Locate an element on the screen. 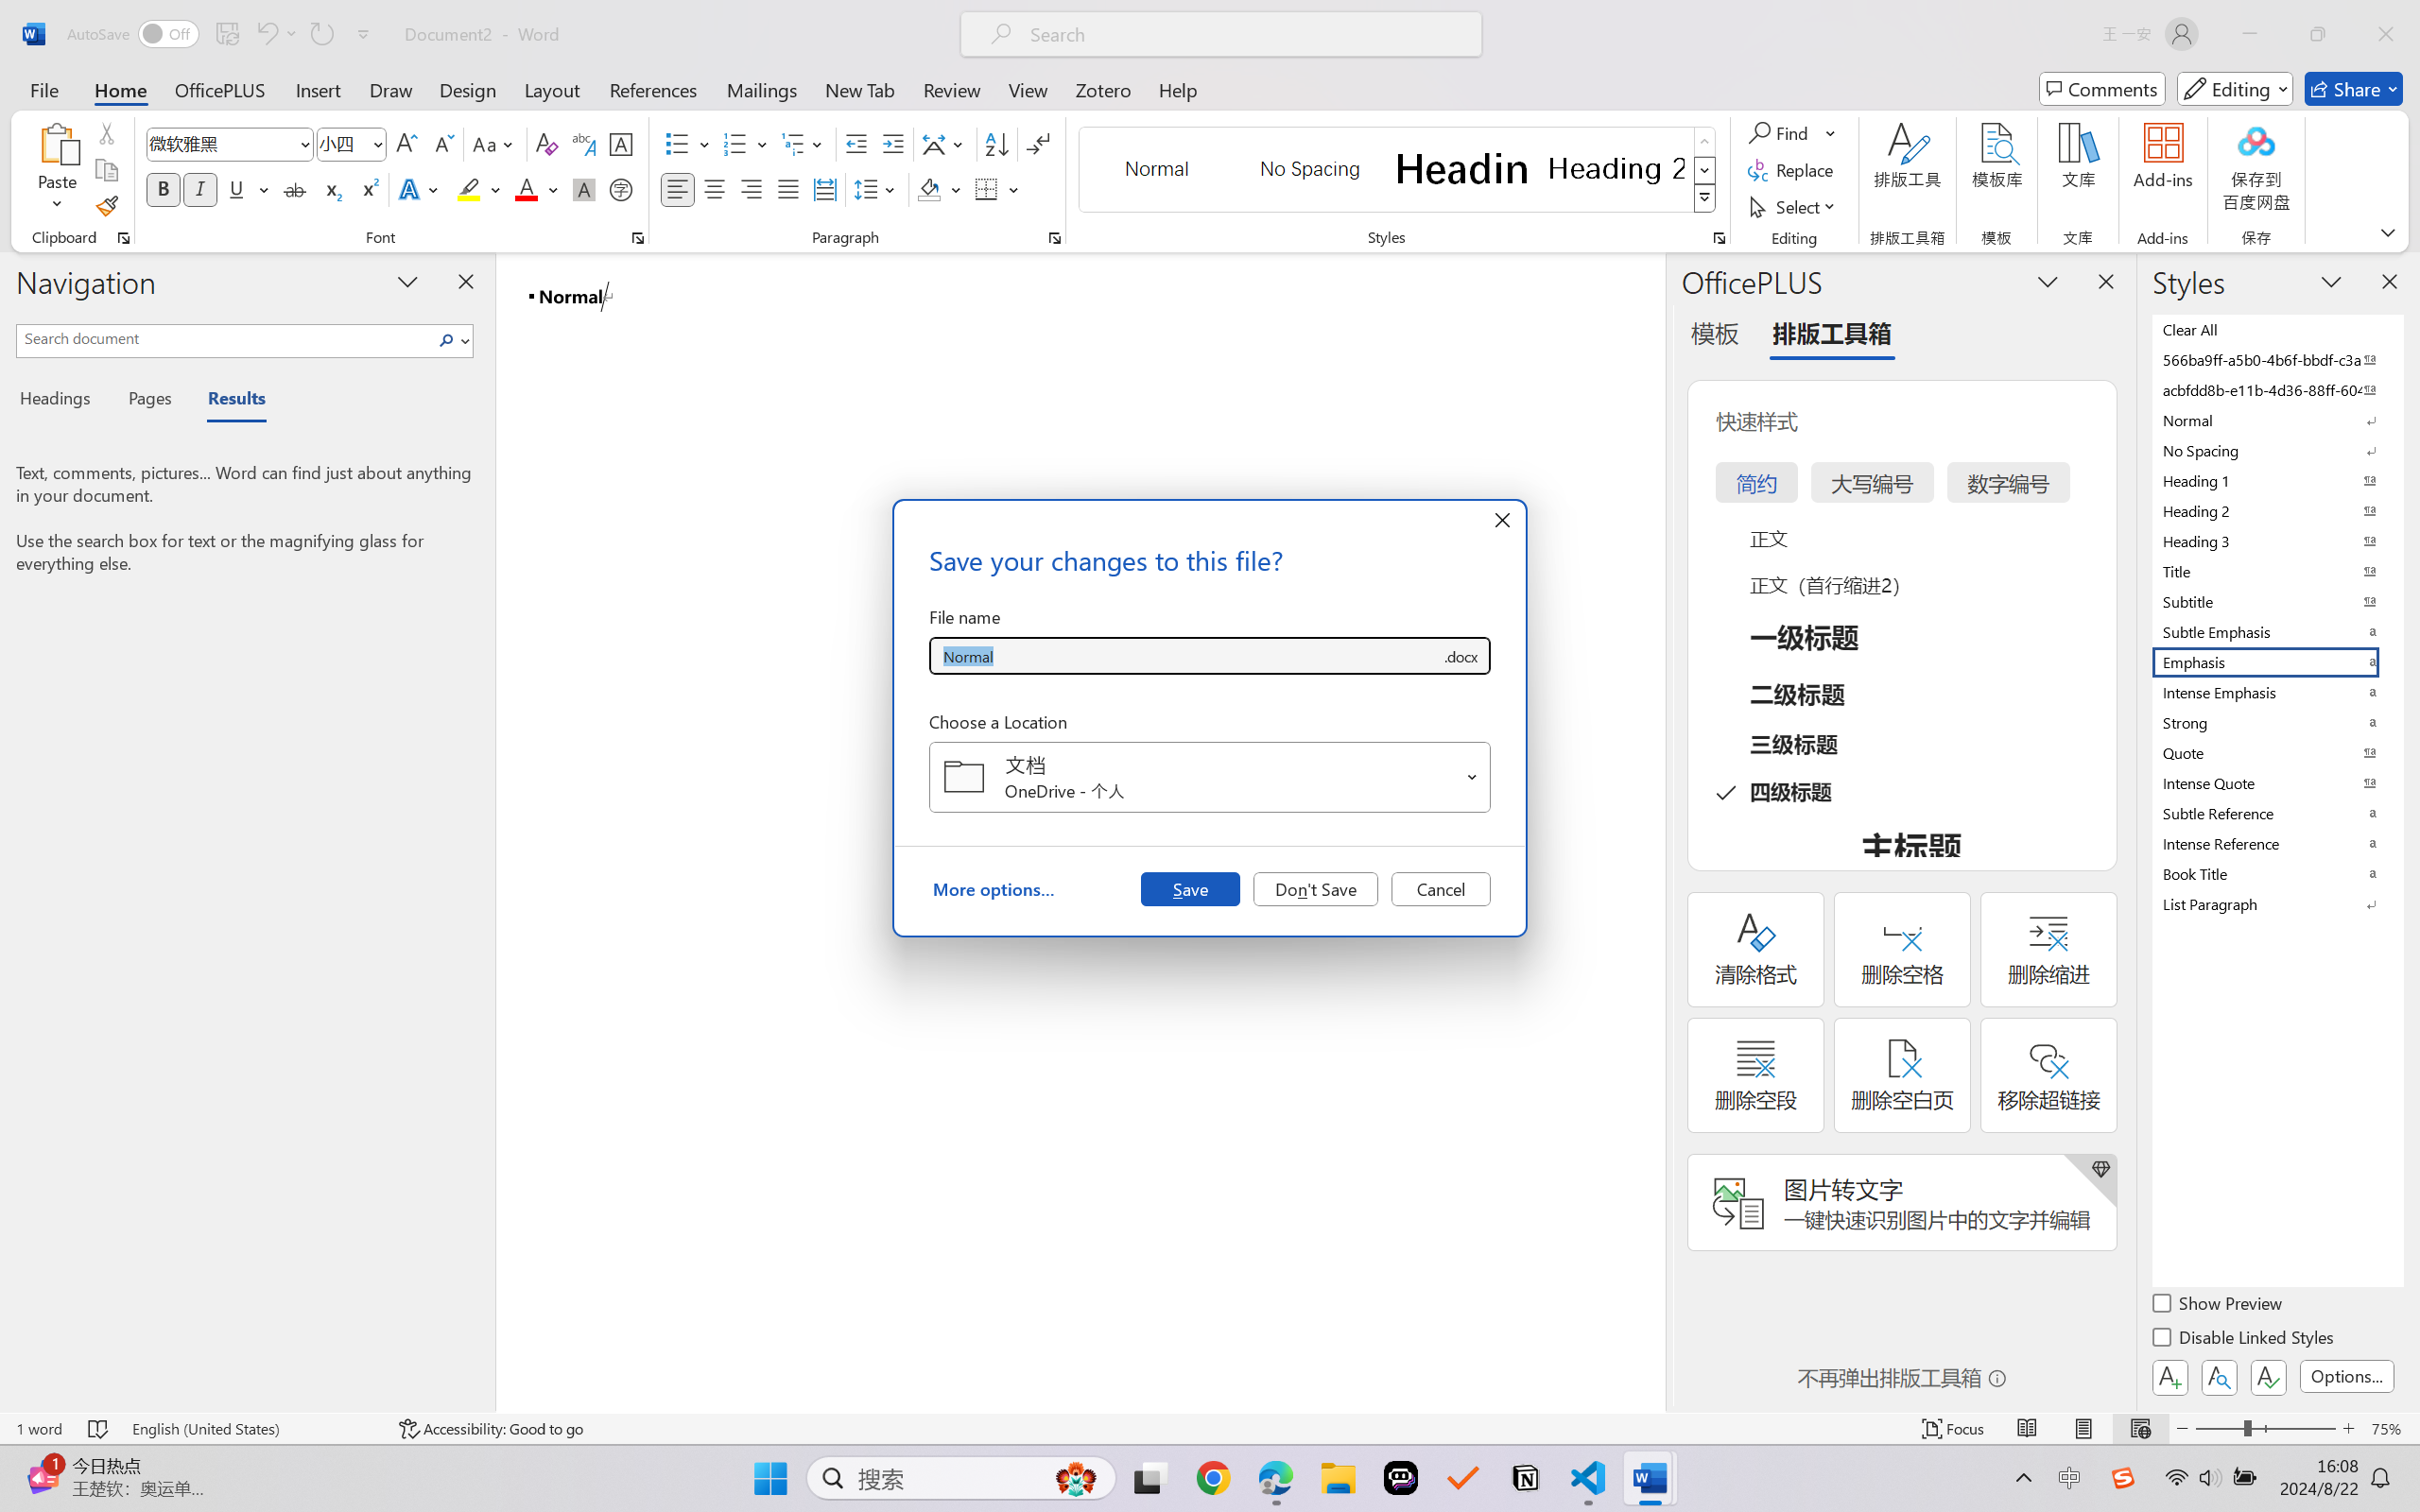 The height and width of the screenshot is (1512, 2420). 'Bold' is located at coordinates (164, 188).